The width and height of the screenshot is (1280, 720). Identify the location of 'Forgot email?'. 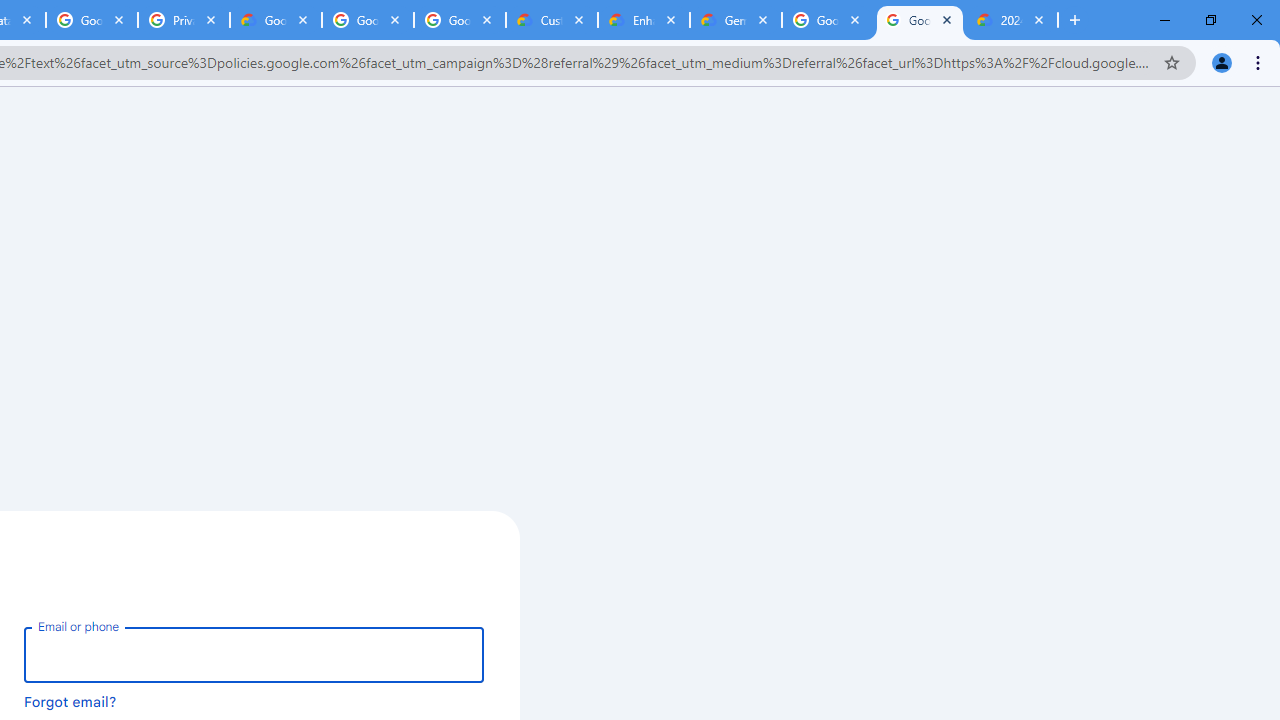
(70, 700).